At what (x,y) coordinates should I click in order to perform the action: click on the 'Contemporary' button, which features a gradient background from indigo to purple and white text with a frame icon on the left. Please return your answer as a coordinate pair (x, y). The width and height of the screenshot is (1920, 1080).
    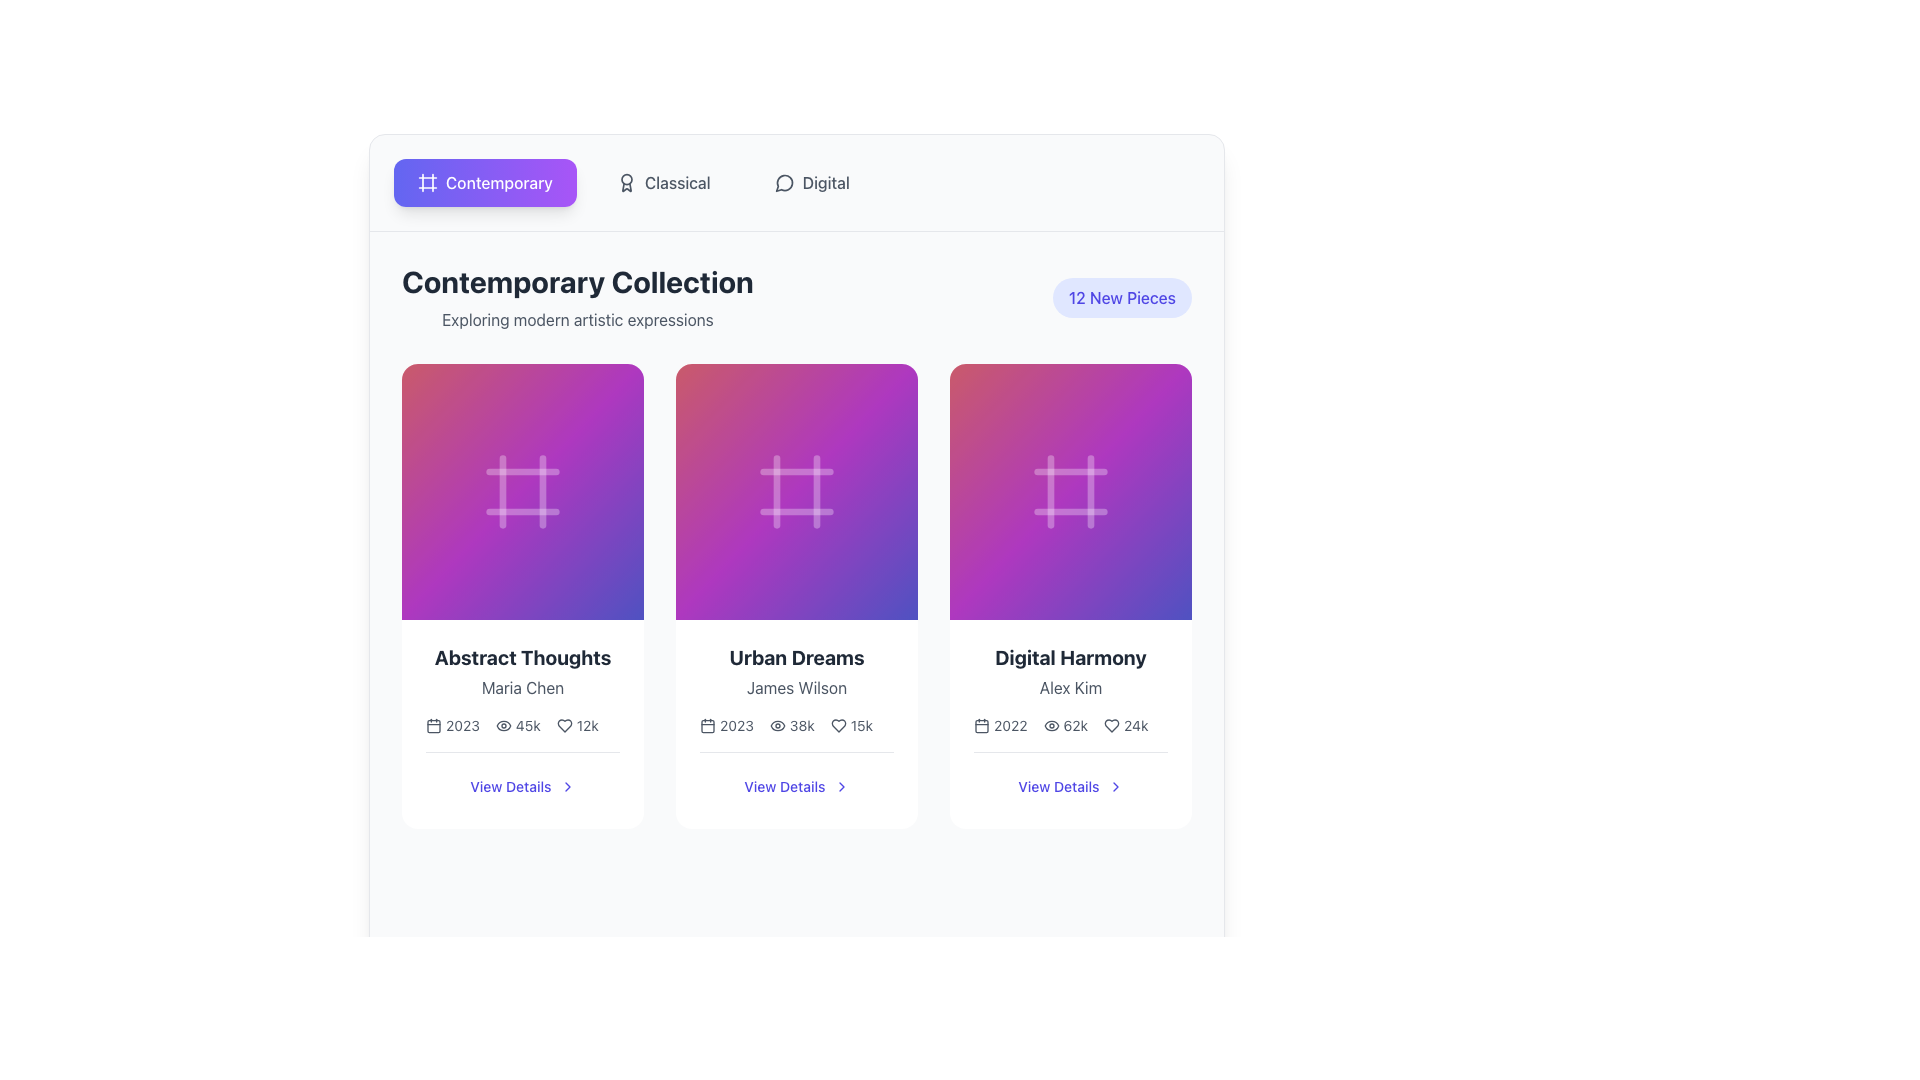
    Looking at the image, I should click on (485, 182).